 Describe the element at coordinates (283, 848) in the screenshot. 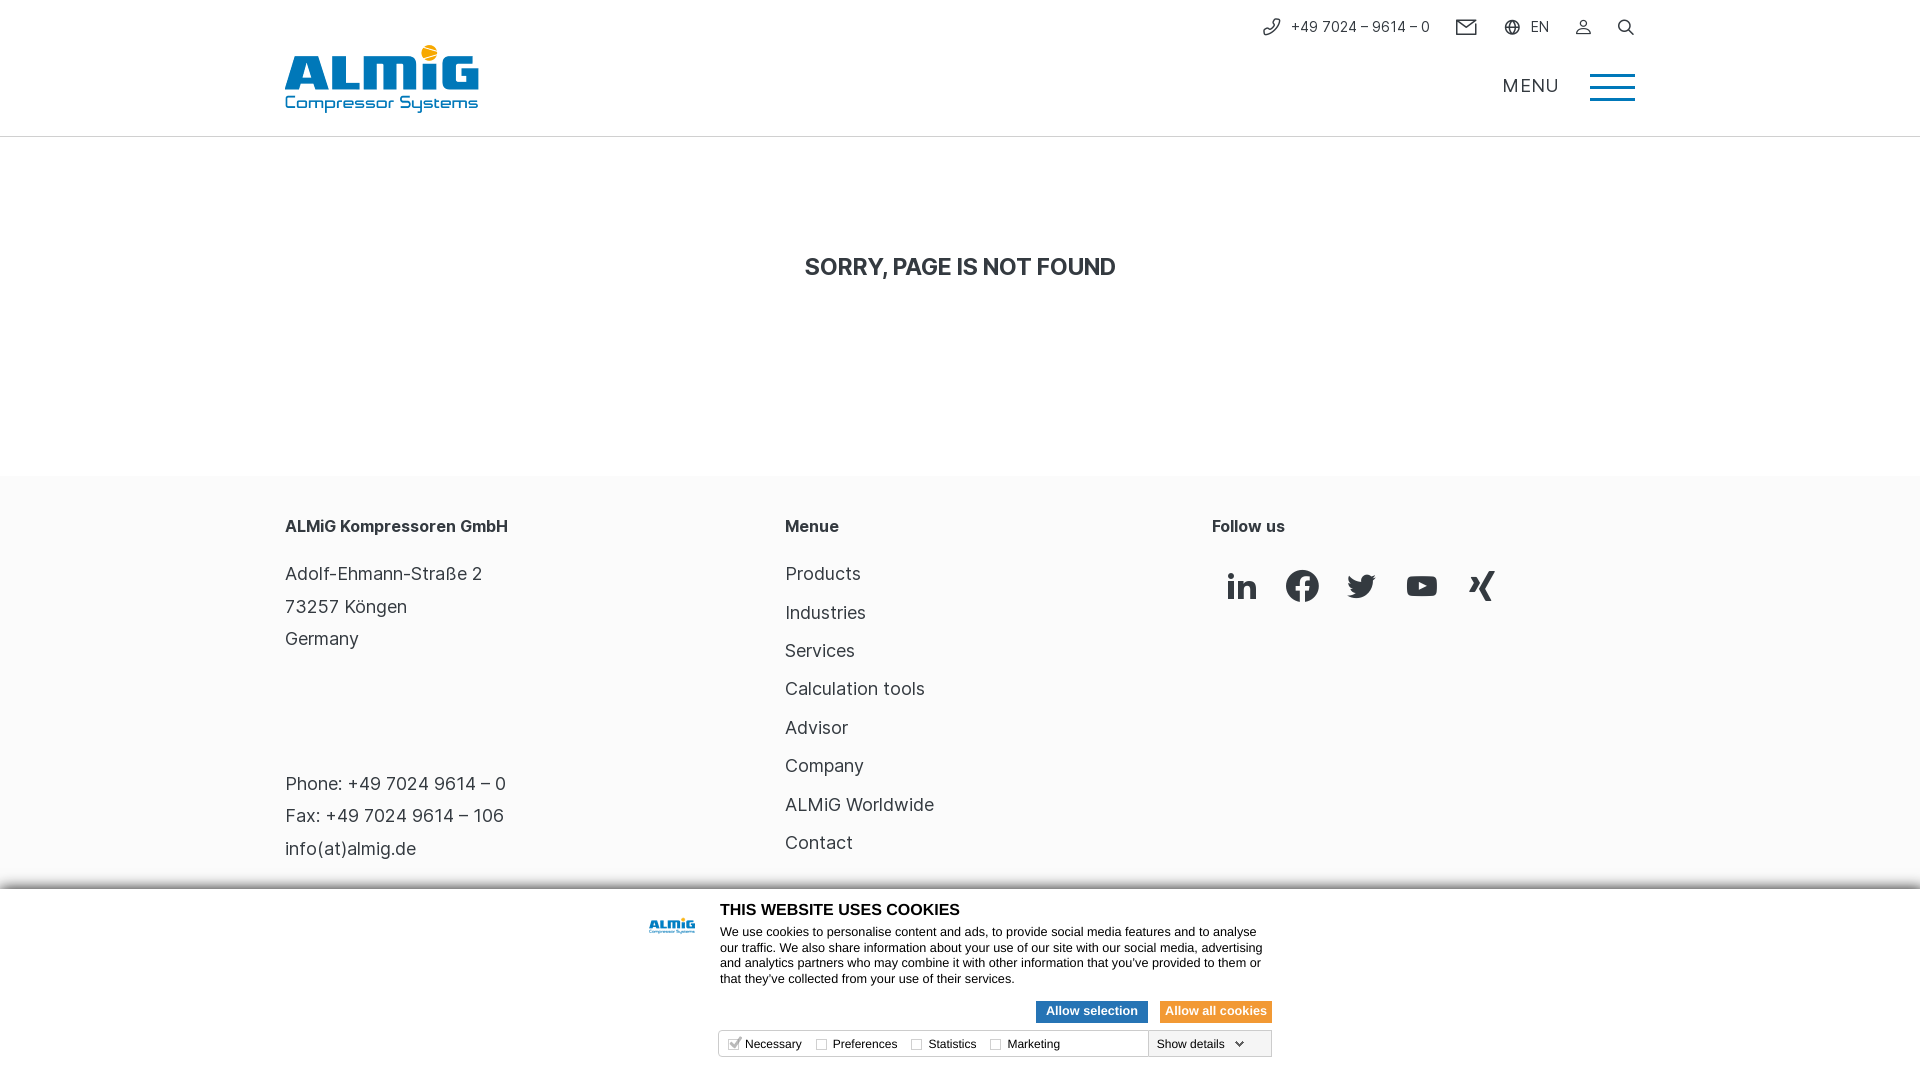

I see `'info(at)almig.de'` at that location.